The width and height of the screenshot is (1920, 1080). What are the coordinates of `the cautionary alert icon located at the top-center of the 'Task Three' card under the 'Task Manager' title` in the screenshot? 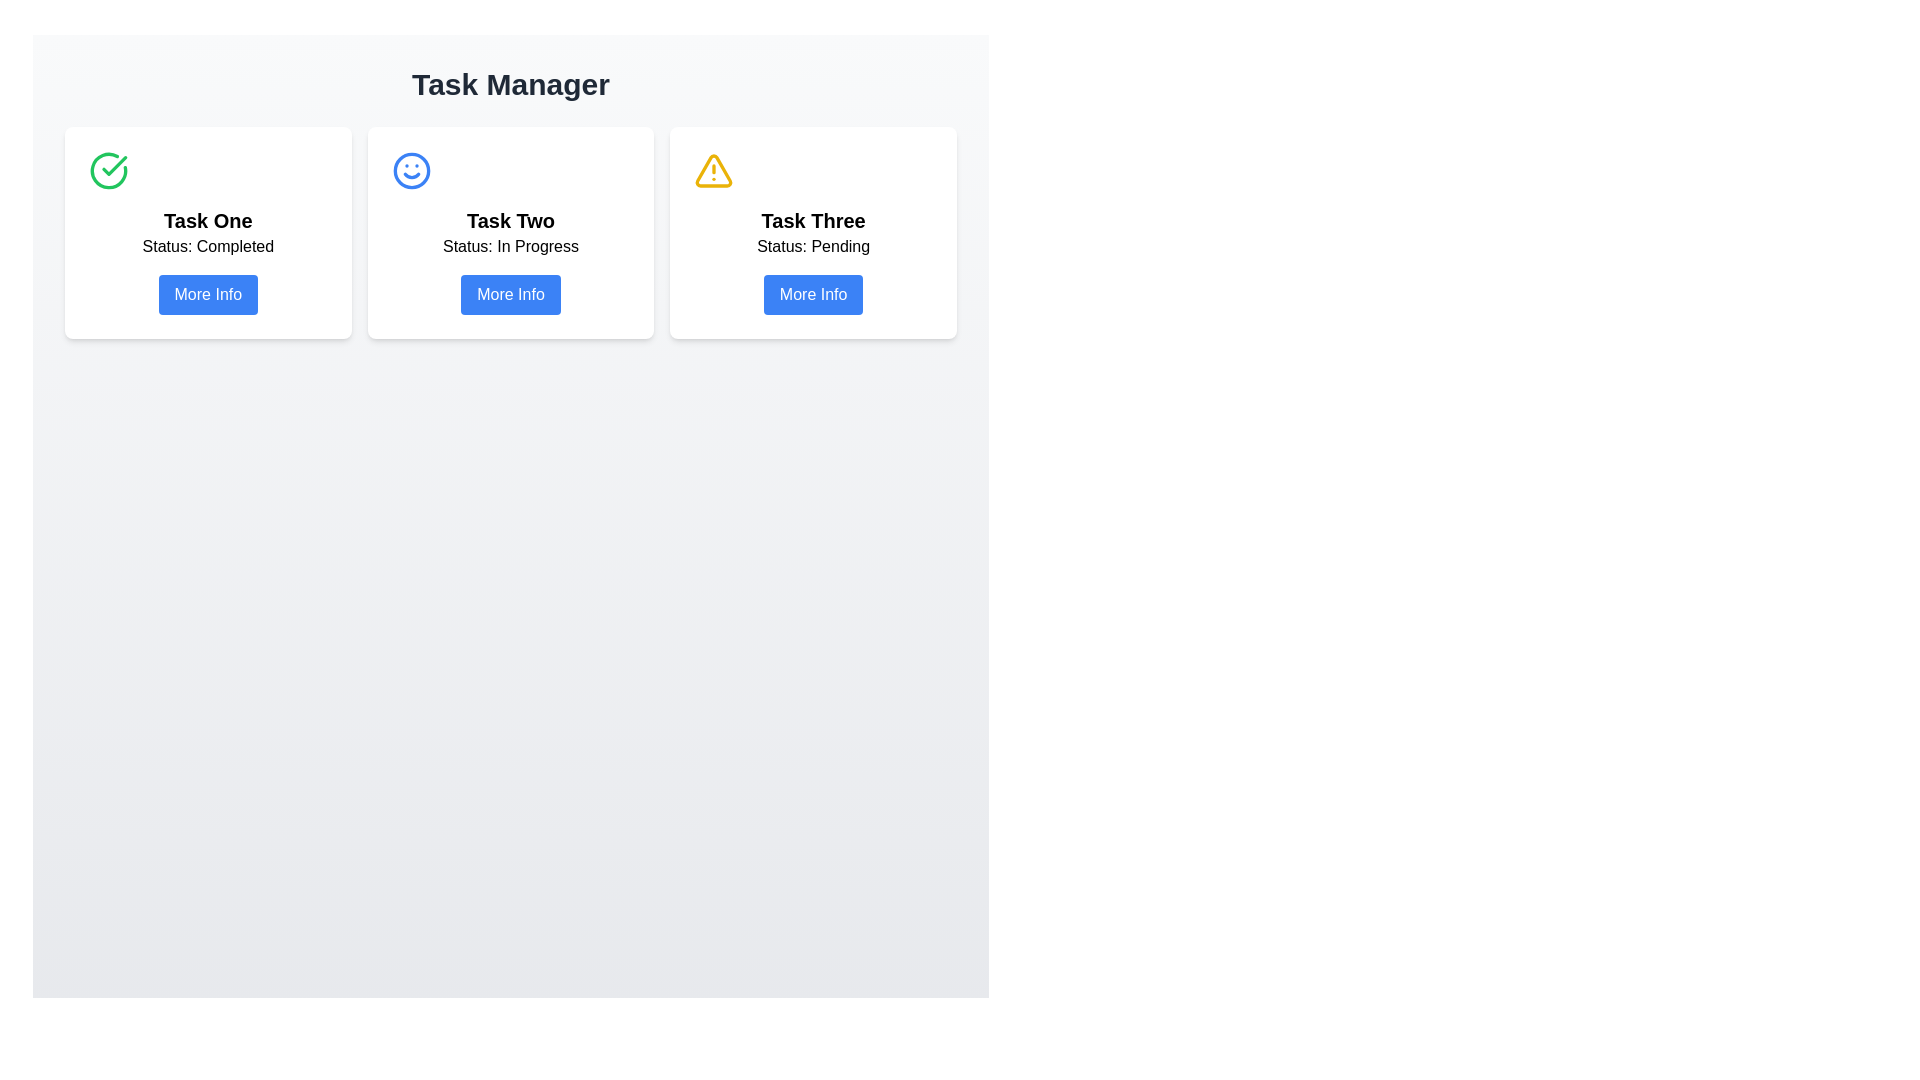 It's located at (714, 169).